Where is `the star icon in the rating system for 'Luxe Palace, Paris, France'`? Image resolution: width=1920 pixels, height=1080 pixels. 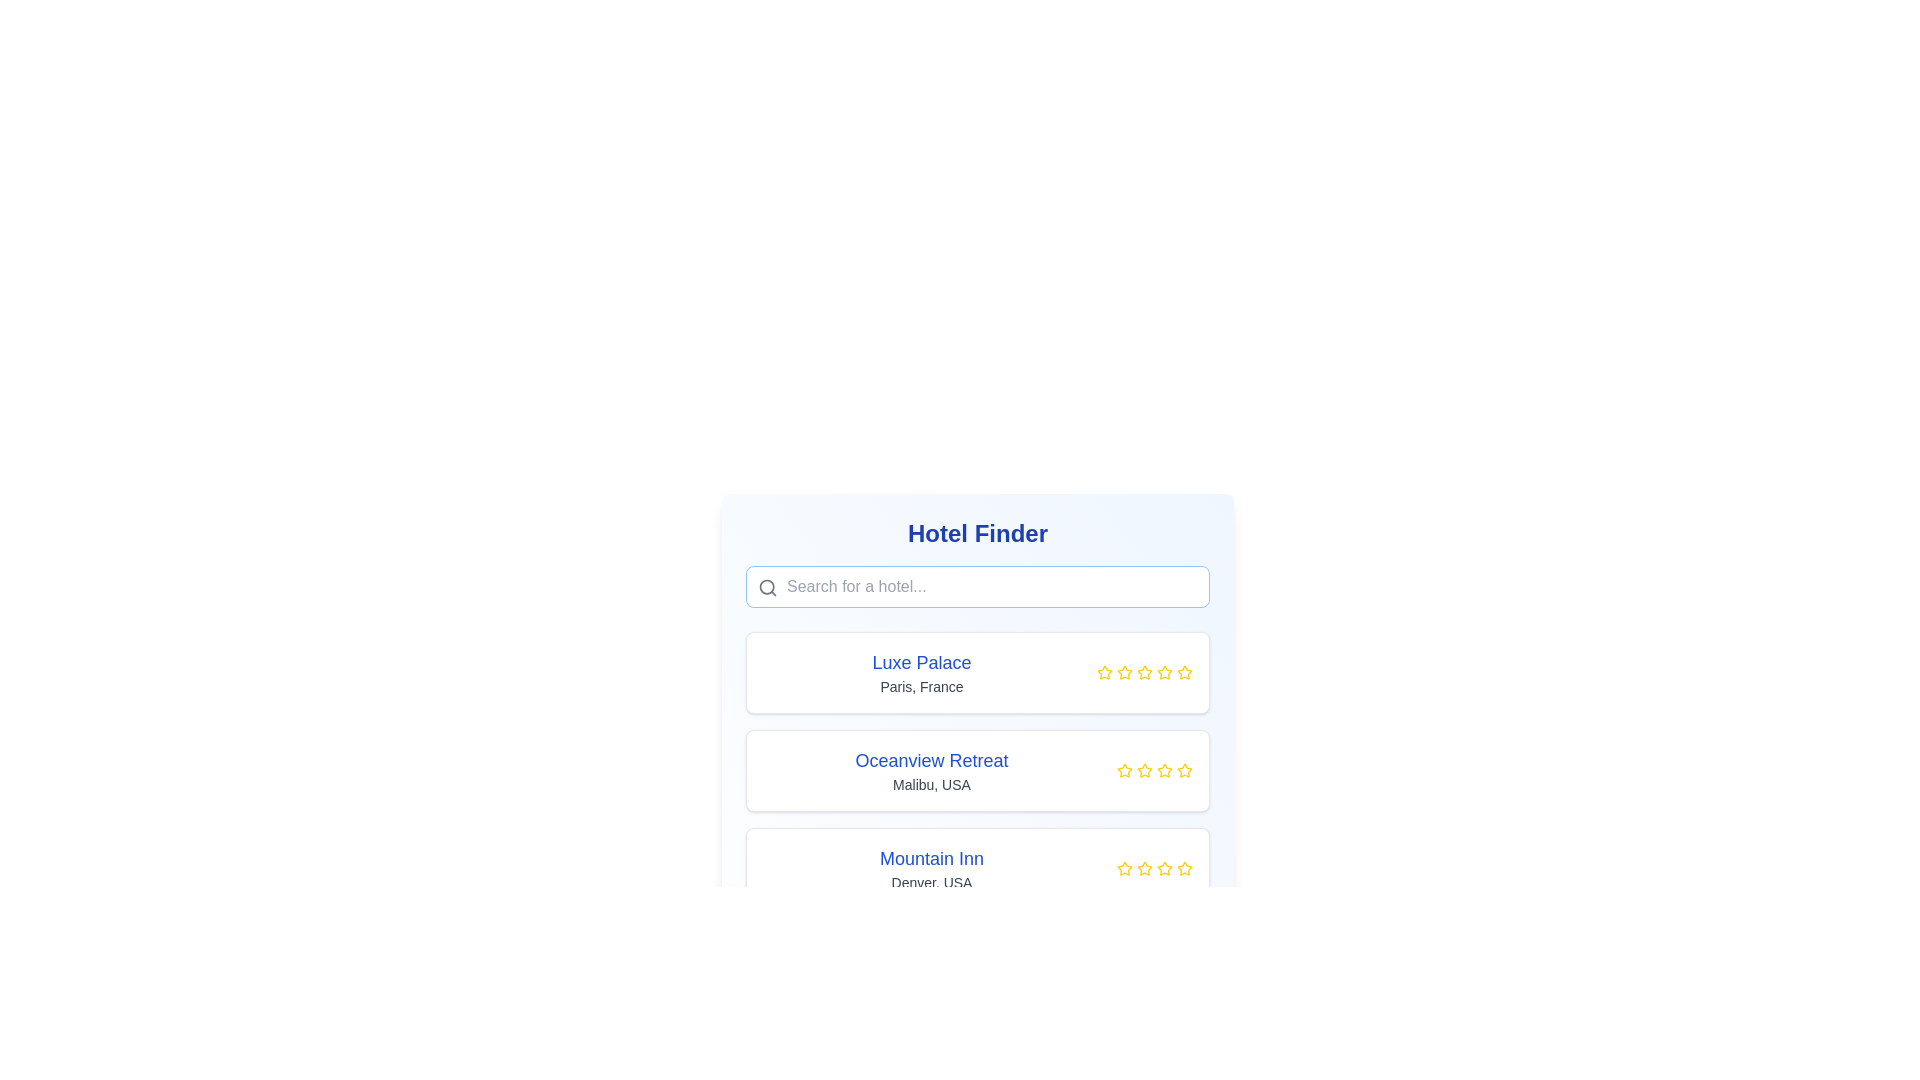 the star icon in the rating system for 'Luxe Palace, Paris, France' is located at coordinates (1103, 672).